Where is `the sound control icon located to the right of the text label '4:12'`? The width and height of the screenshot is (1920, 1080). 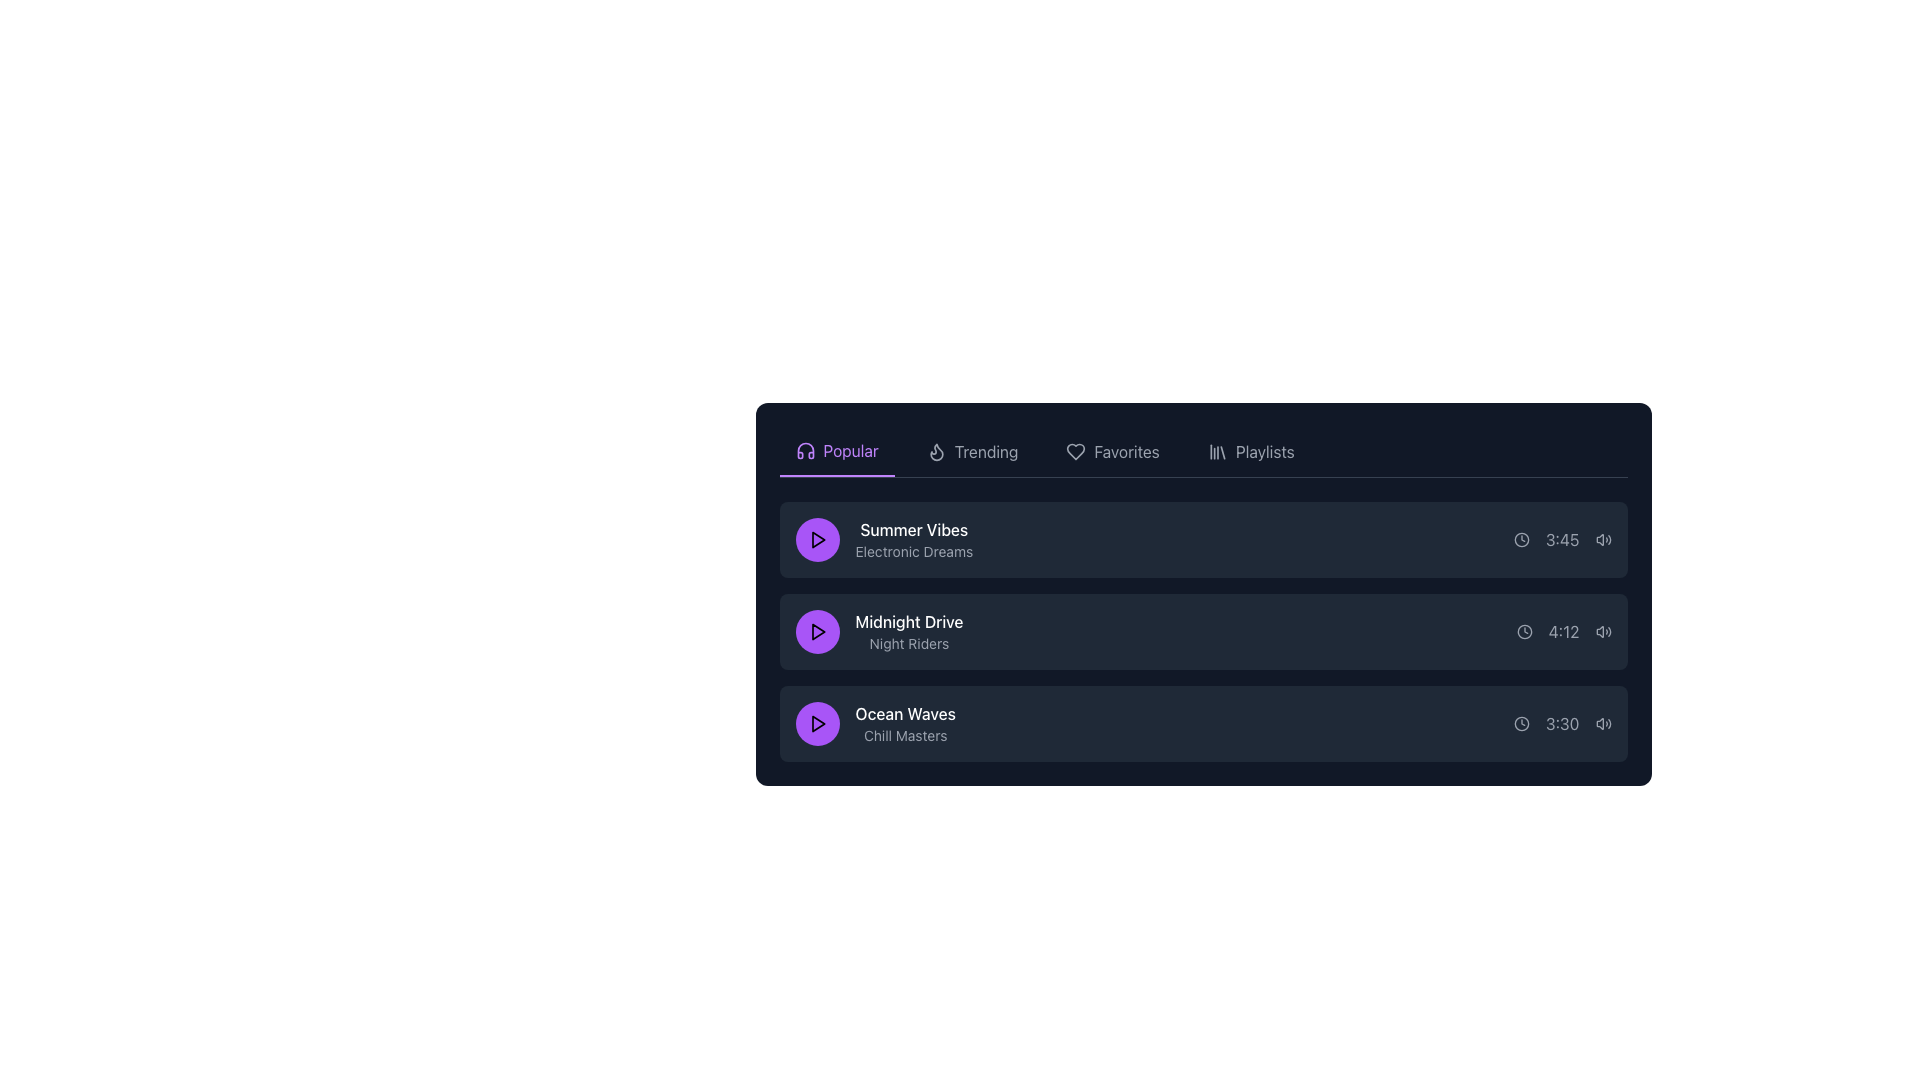
the sound control icon located to the right of the text label '4:12' is located at coordinates (1603, 632).